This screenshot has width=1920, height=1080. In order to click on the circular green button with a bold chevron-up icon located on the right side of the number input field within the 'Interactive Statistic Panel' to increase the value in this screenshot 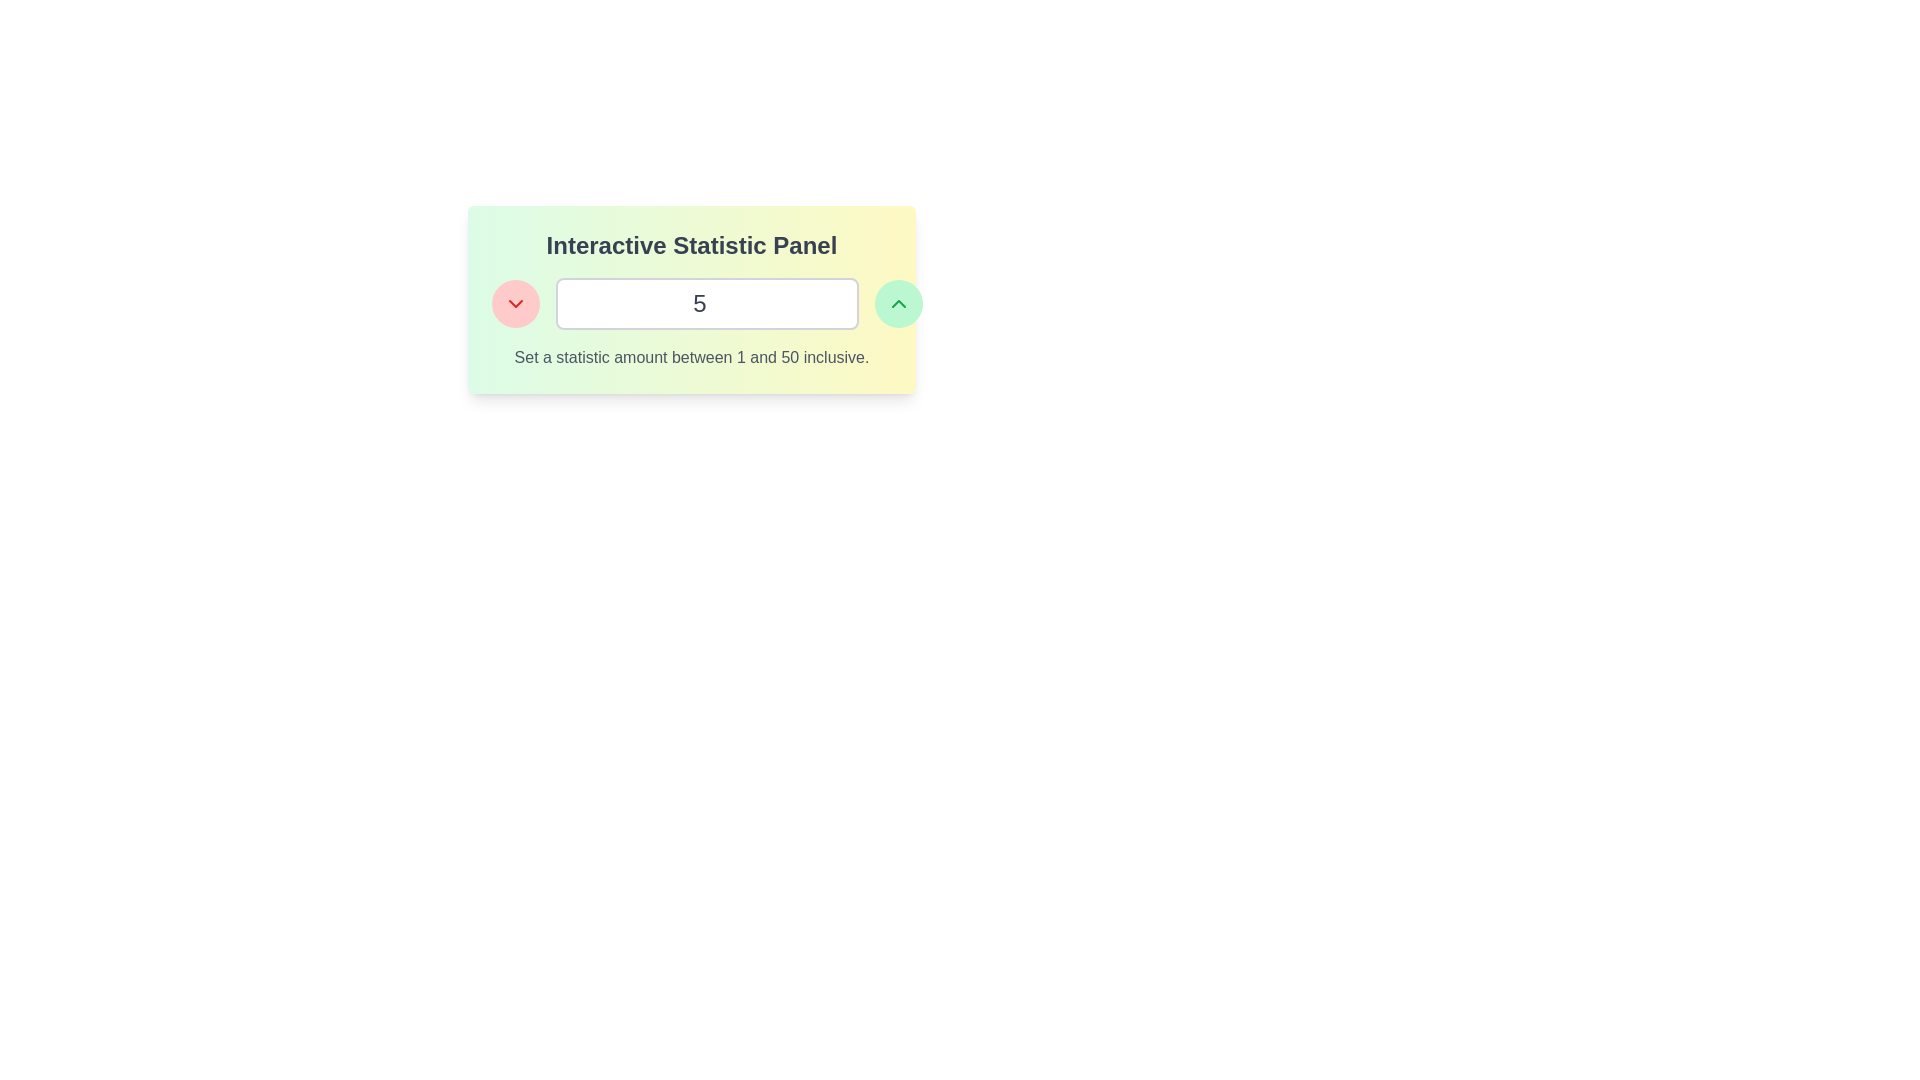, I will do `click(897, 304)`.